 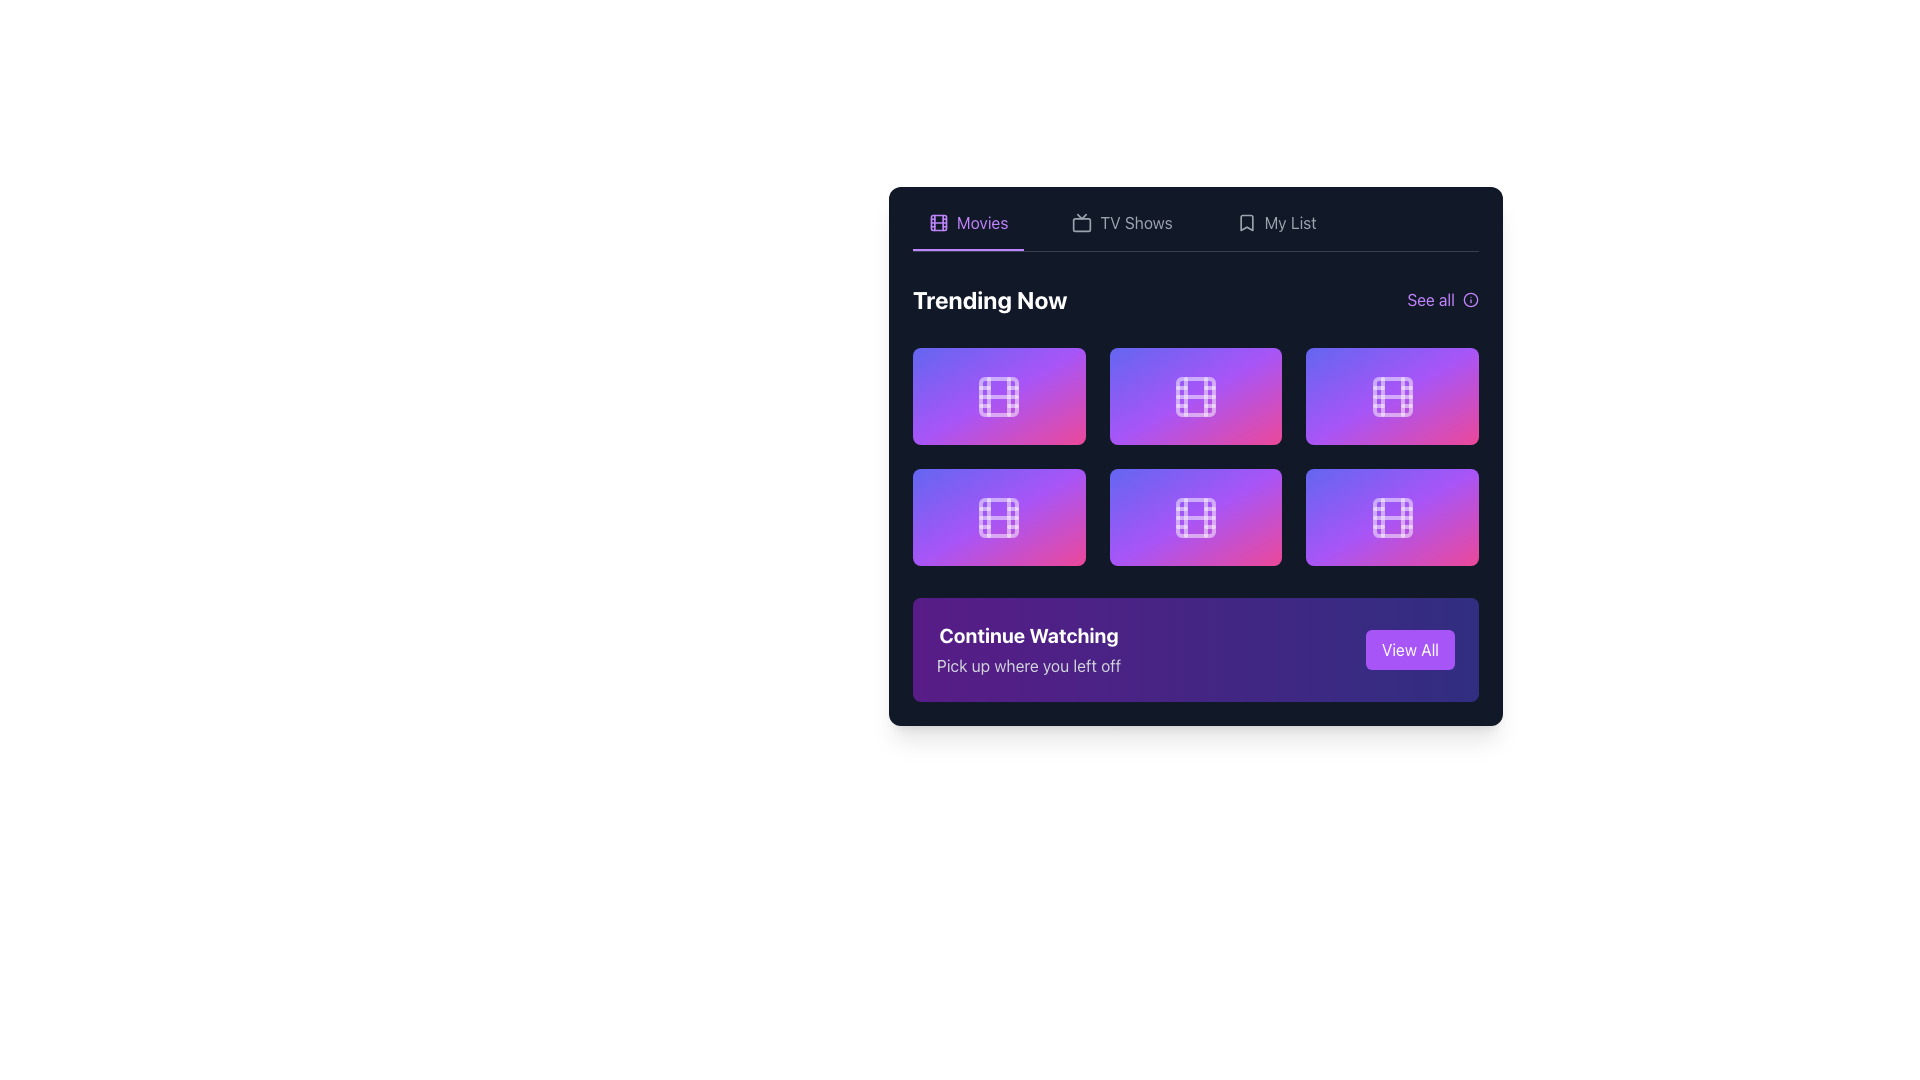 What do you see at coordinates (1391, 396) in the screenshot?
I see `the film strip icon located in the second row and third column of the 'Trending Now' section, which features a square frame with rounded edges and lines mimicking film frames` at bounding box center [1391, 396].